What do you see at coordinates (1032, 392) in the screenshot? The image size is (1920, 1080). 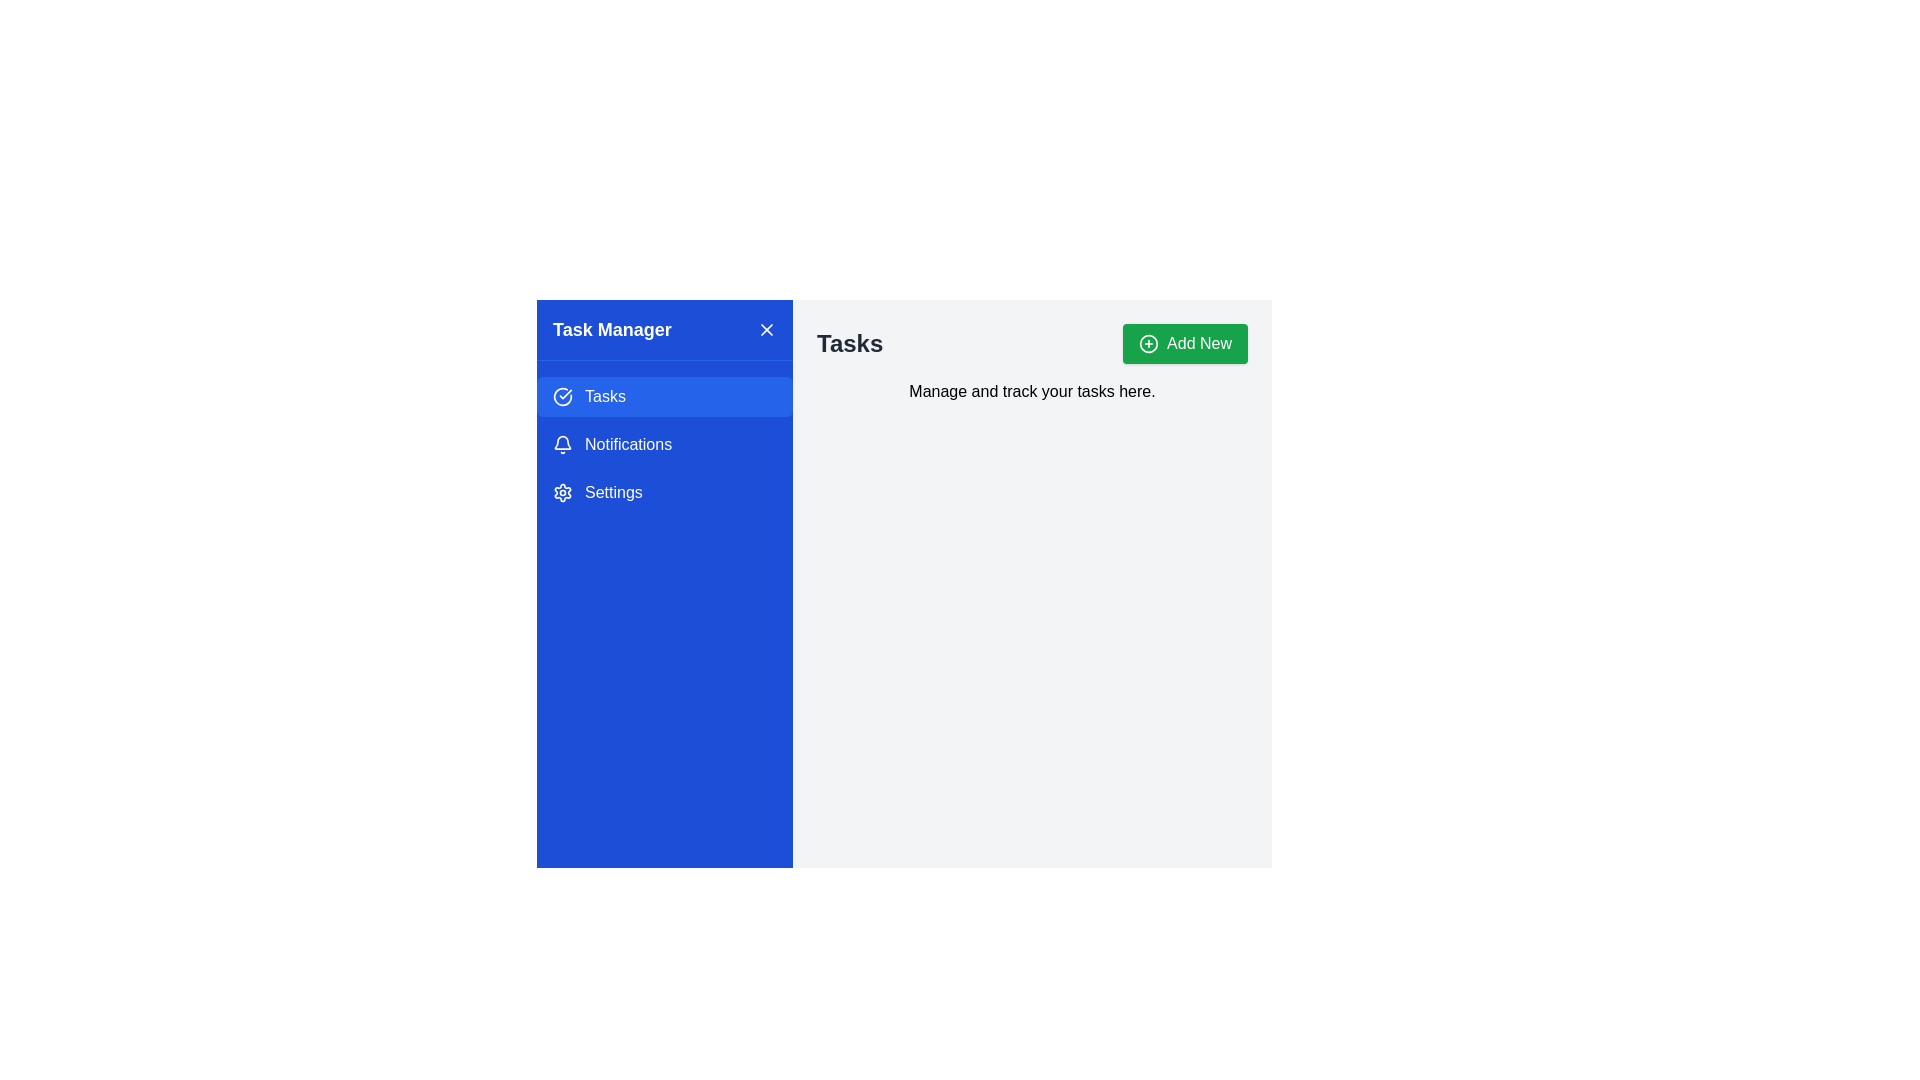 I see `the static text that reads 'Manage and track your tasks here.' located beneath the 'Add New' button and aligned under the 'Tasks' heading` at bounding box center [1032, 392].